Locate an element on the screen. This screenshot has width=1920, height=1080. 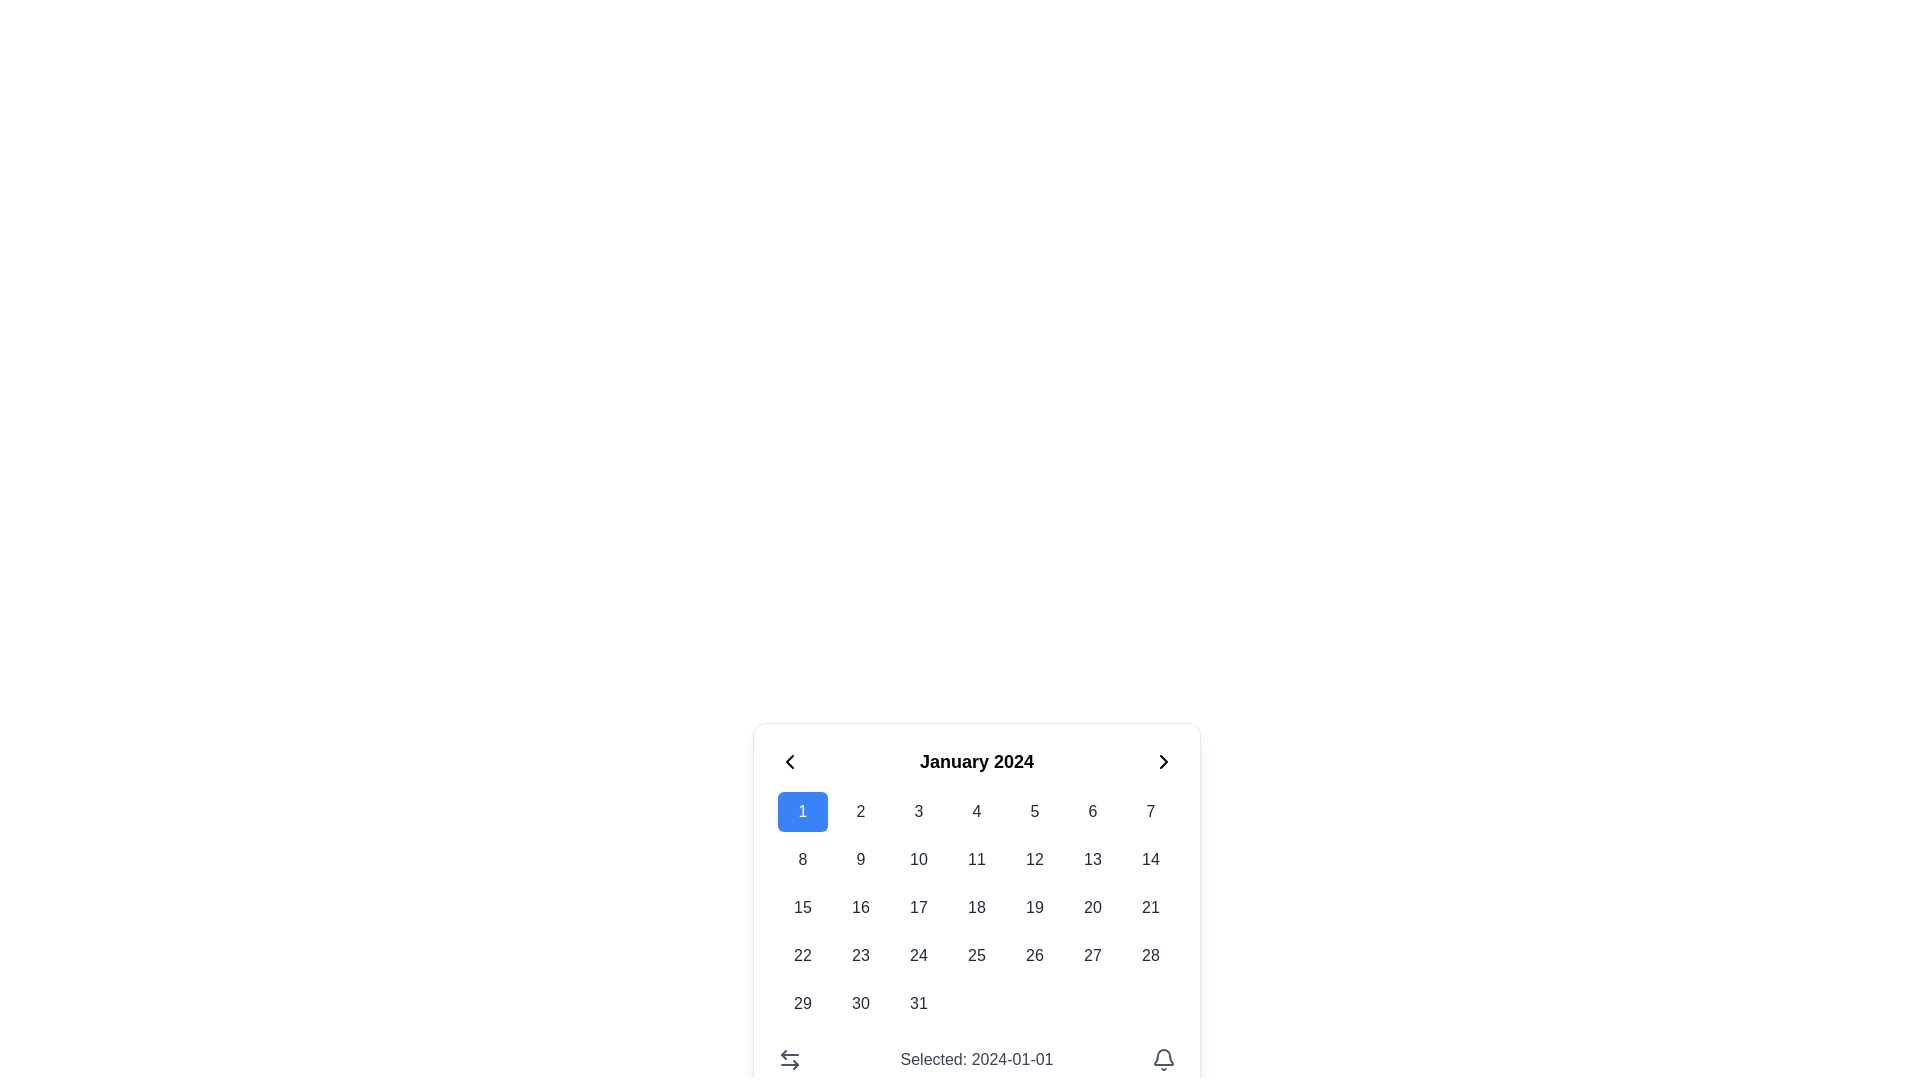
the Calendar day element displaying the number '10' is located at coordinates (917, 859).